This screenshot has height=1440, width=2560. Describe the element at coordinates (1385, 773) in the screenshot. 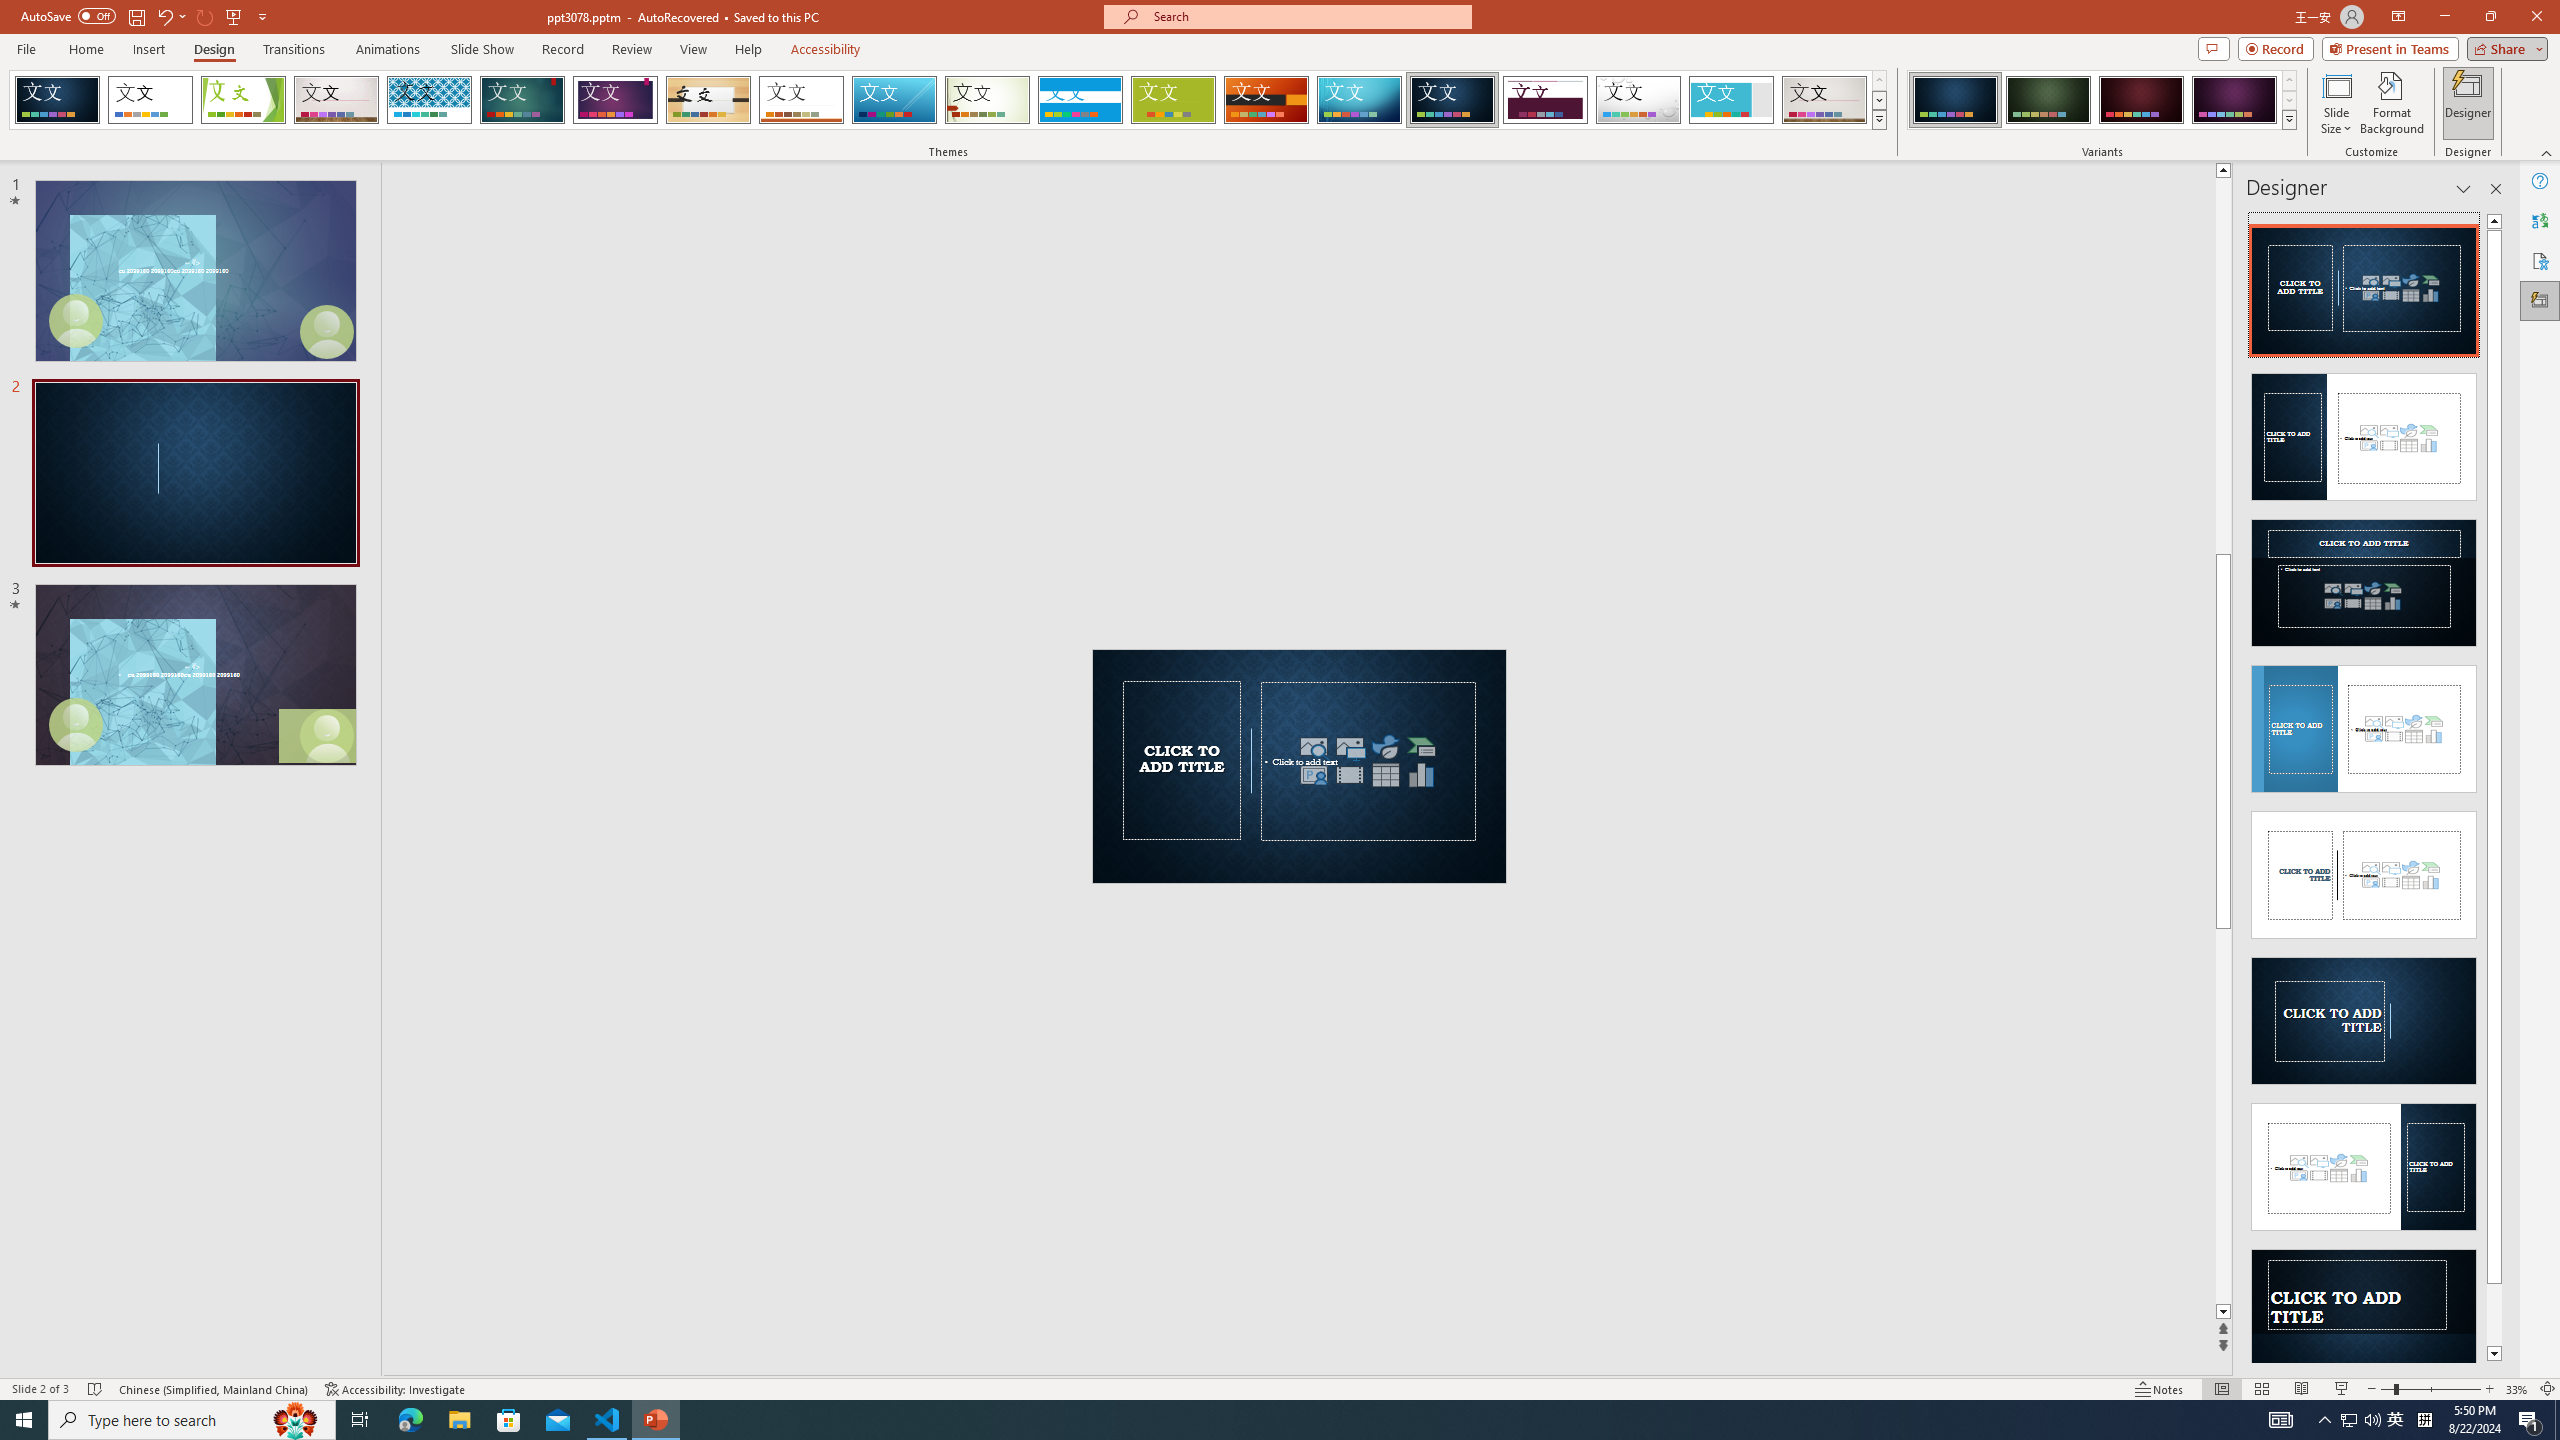

I see `'Insert Table'` at that location.